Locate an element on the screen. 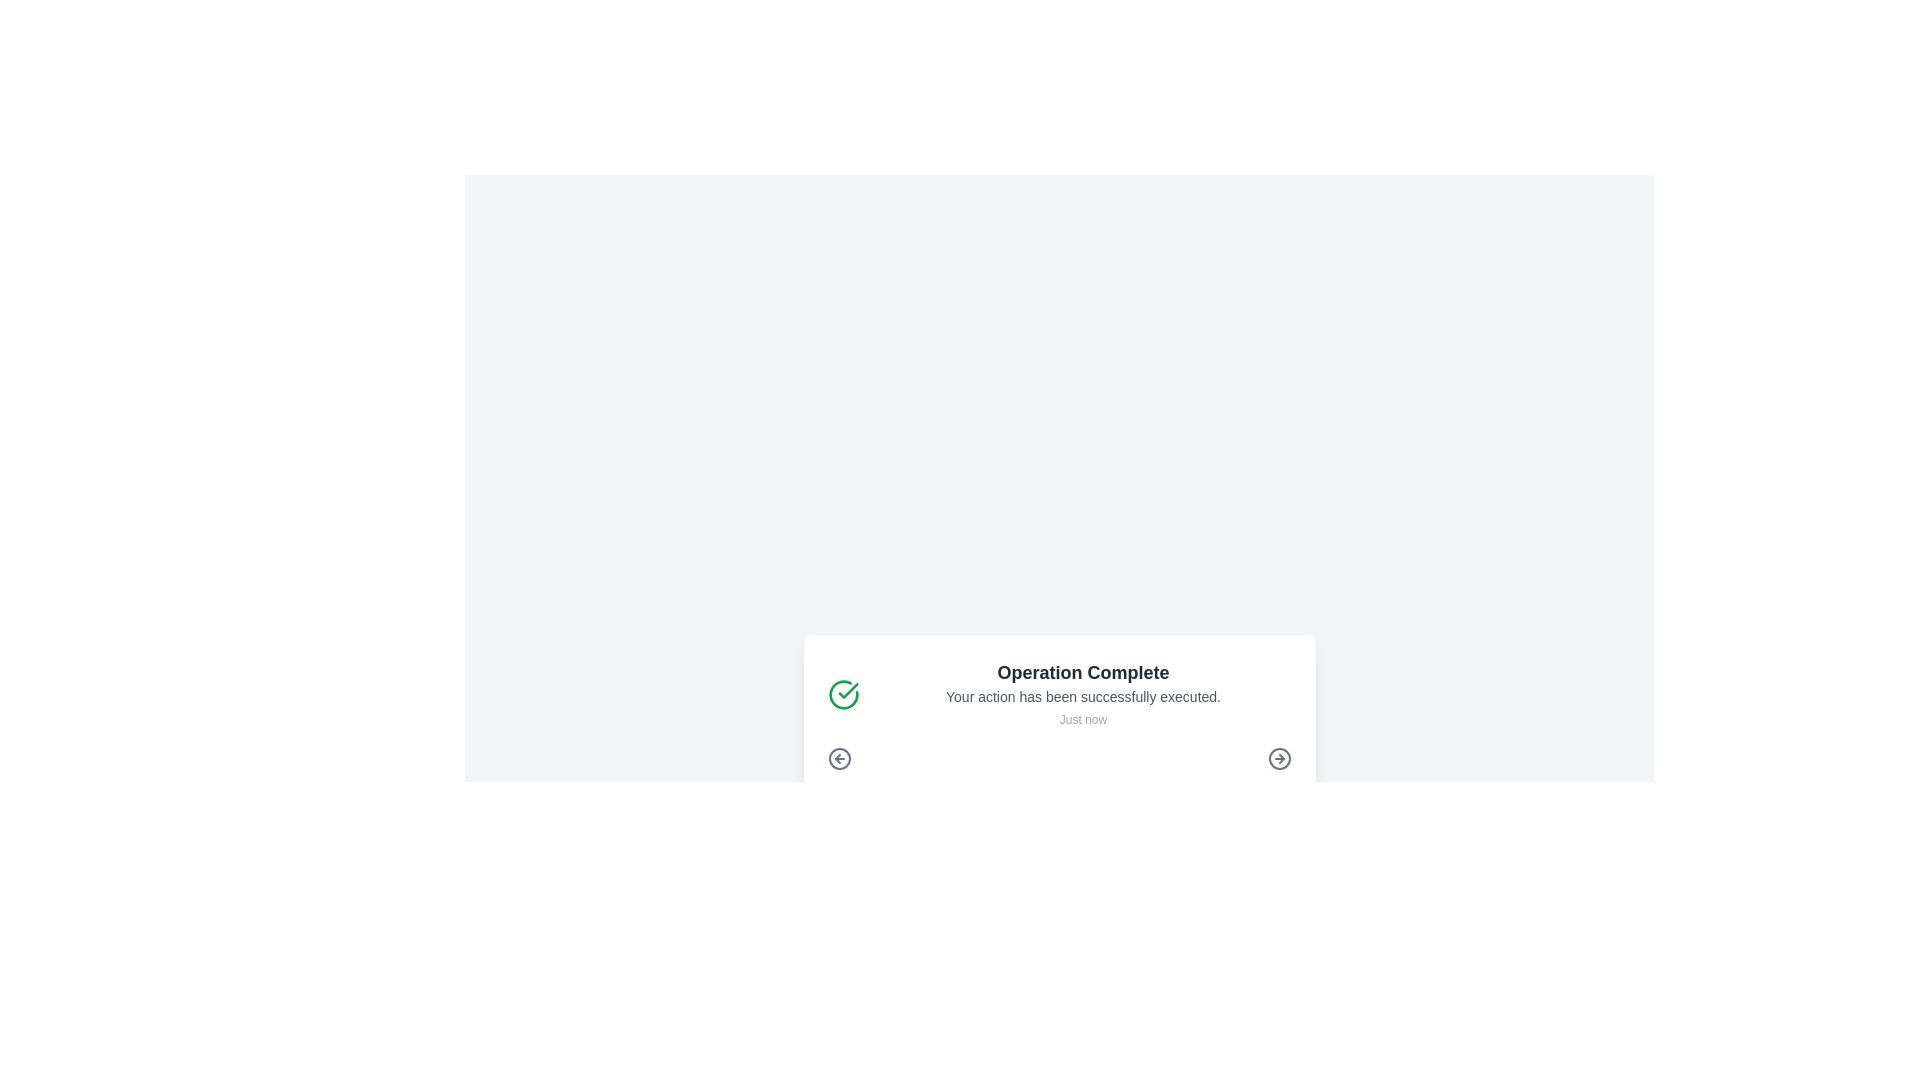 The height and width of the screenshot is (1080, 1920). the circular graphical element located in the bottom-right corner of the 'Operation Complete' dialog box, adjacent to the message text is located at coordinates (1278, 759).